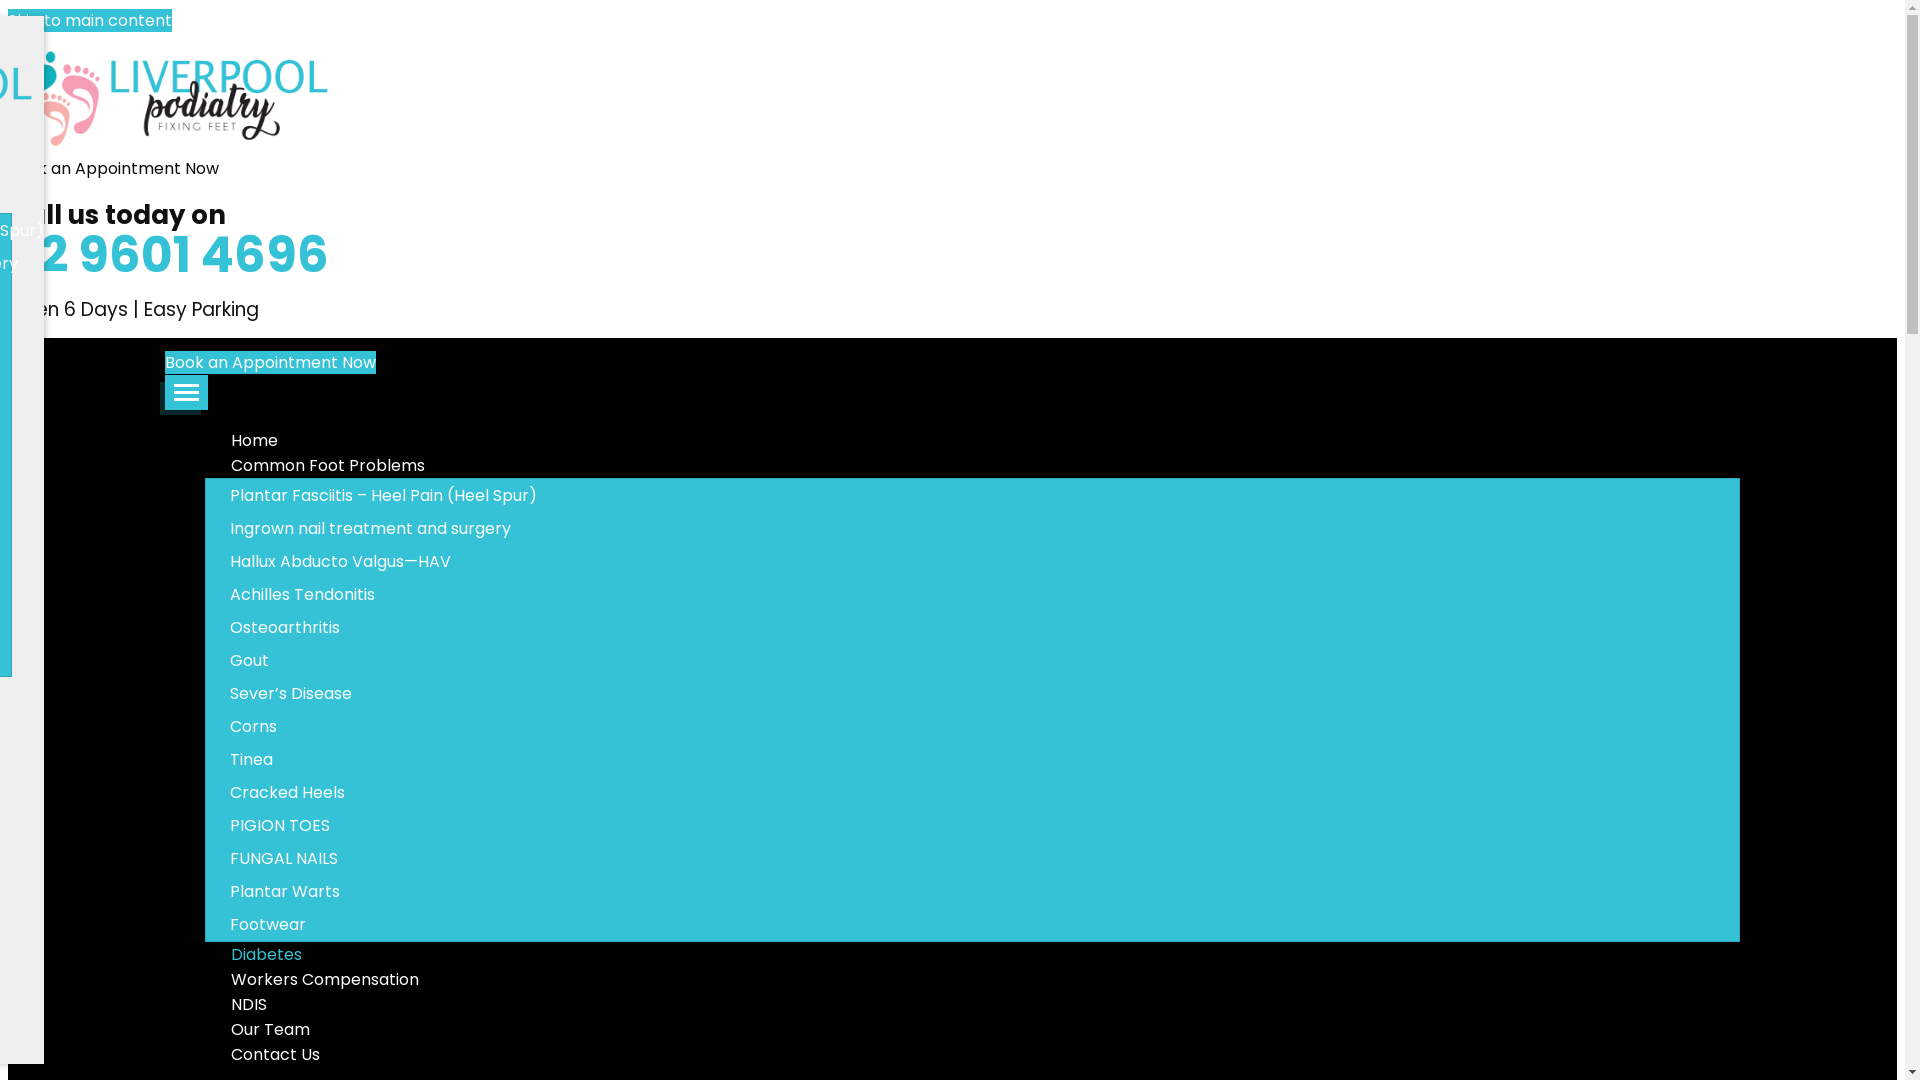 This screenshot has height=1080, width=1920. I want to click on 'Workers Compensation', so click(205, 978).